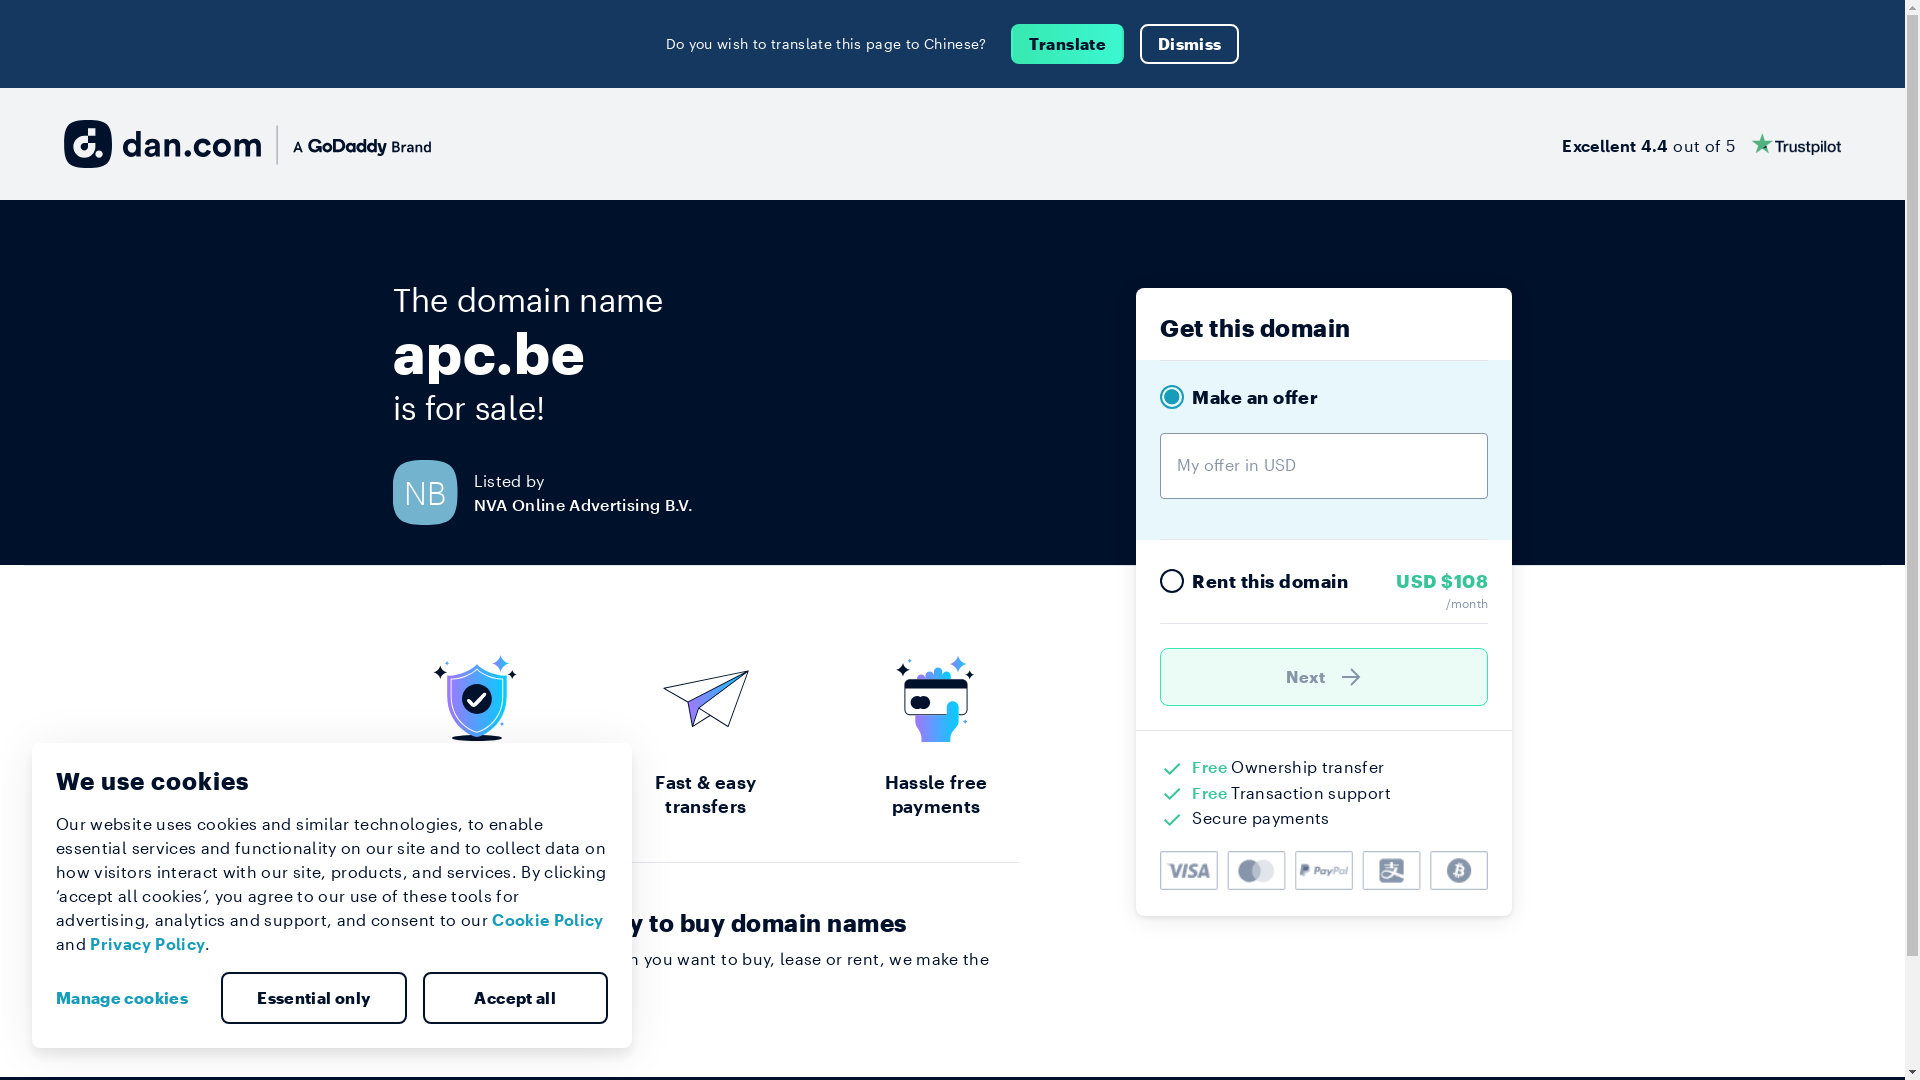 The height and width of the screenshot is (1080, 1920). What do you see at coordinates (128, 998) in the screenshot?
I see `'Manage cookies'` at bounding box center [128, 998].